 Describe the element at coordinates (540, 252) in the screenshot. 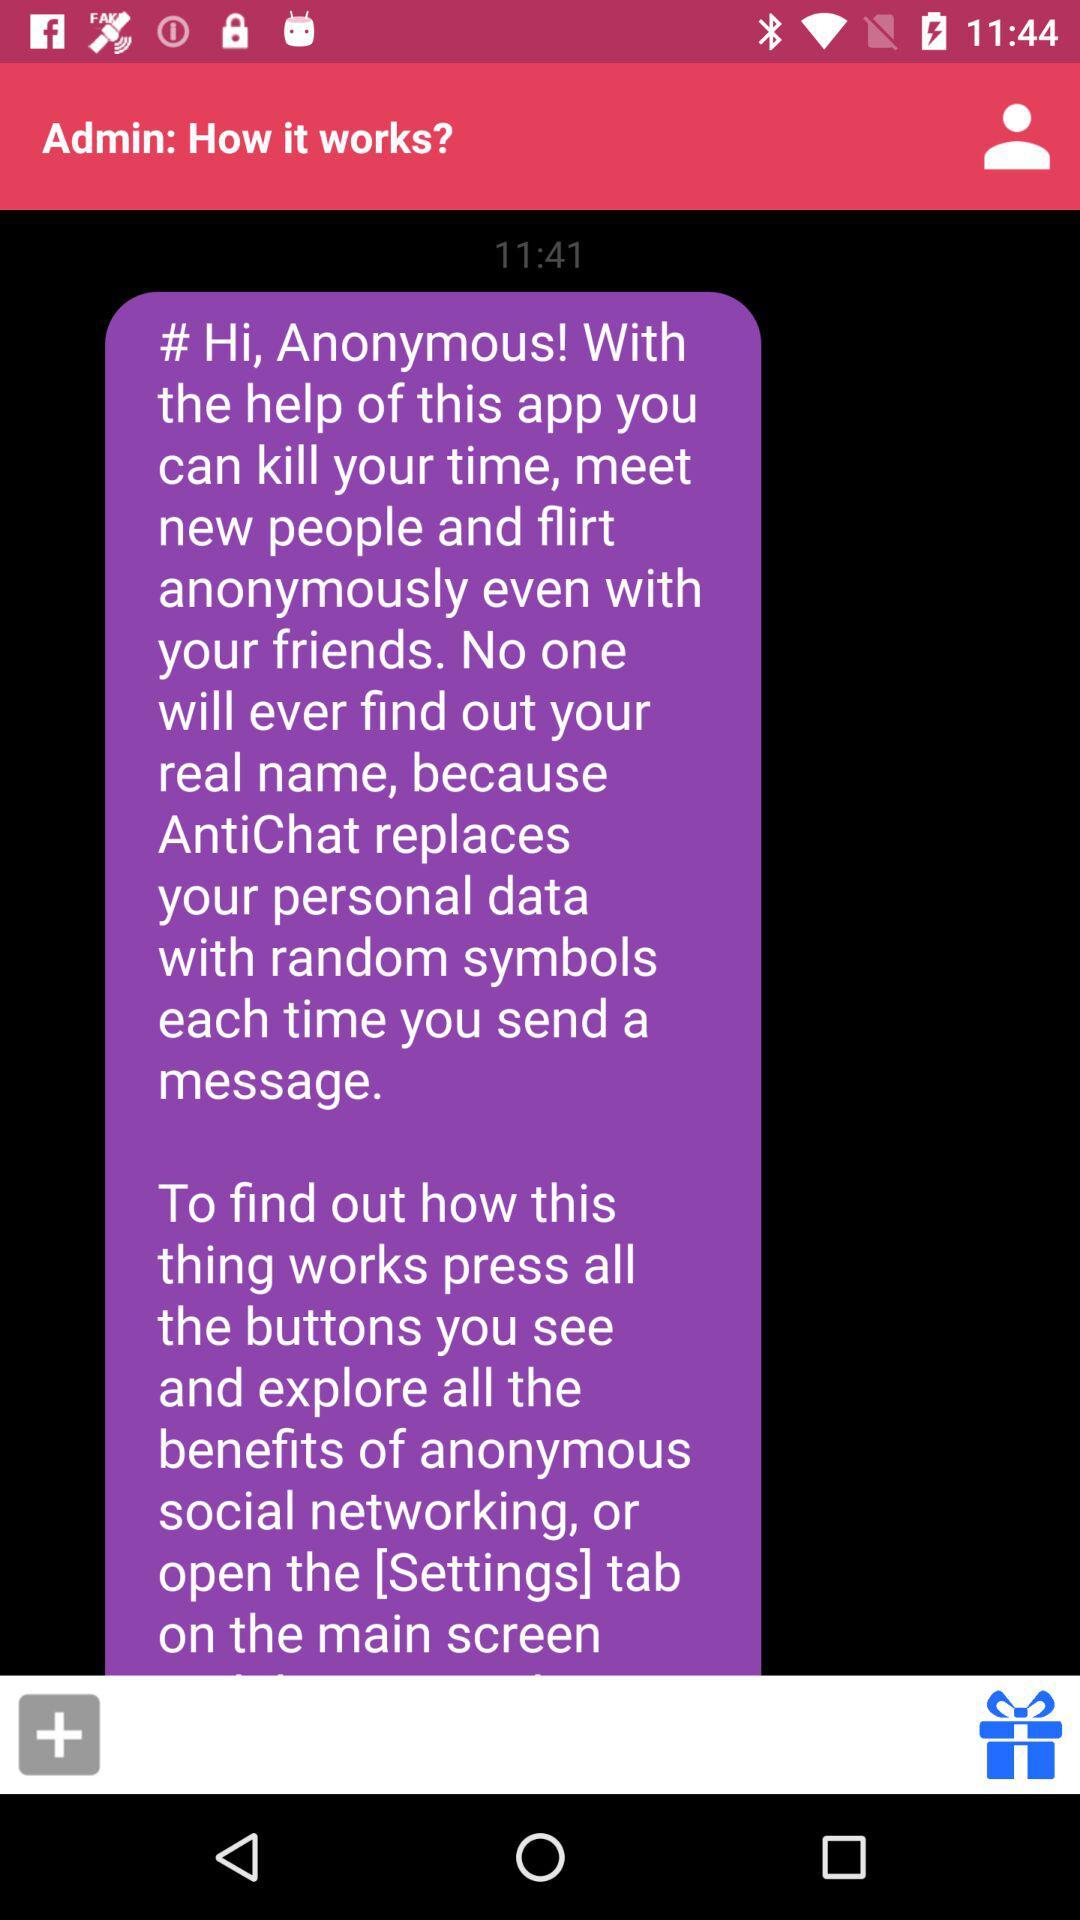

I see `11:41 item` at that location.